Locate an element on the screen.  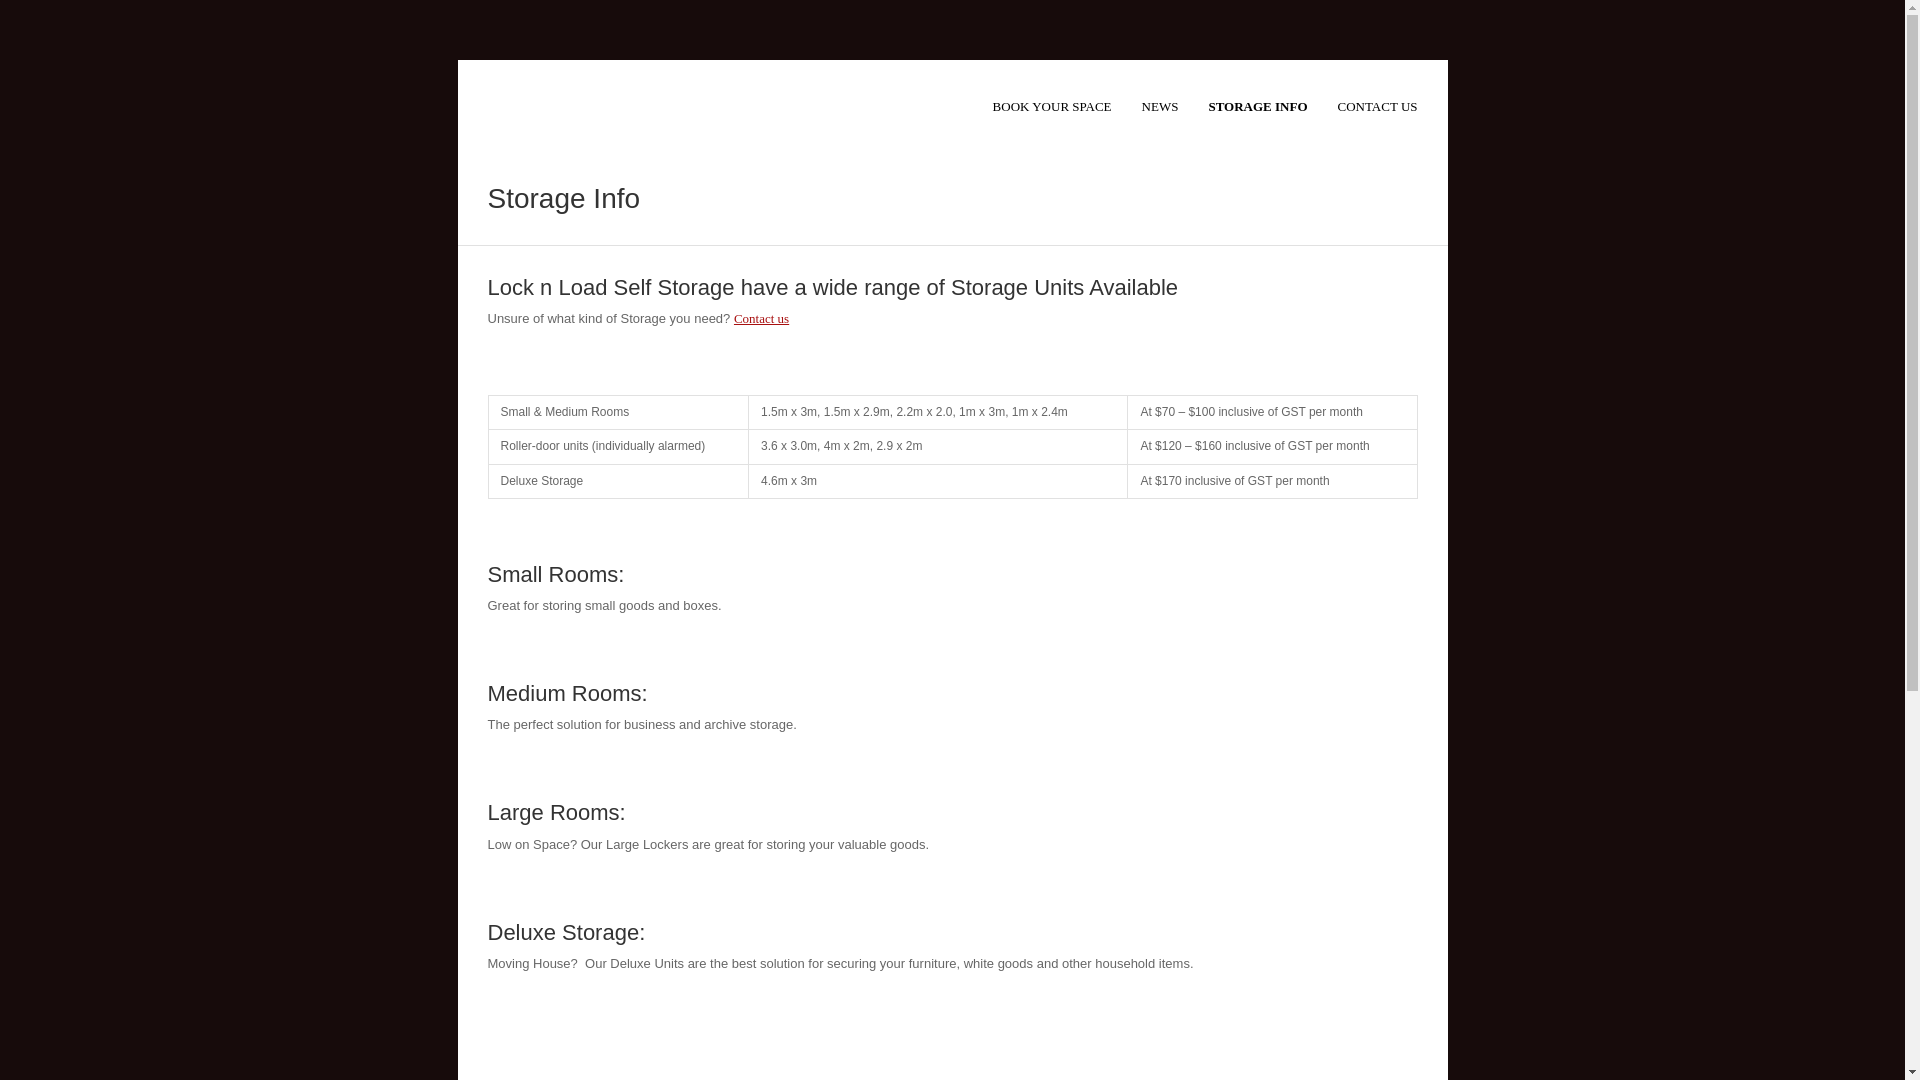
'STORAGE INFO' is located at coordinates (1256, 108).